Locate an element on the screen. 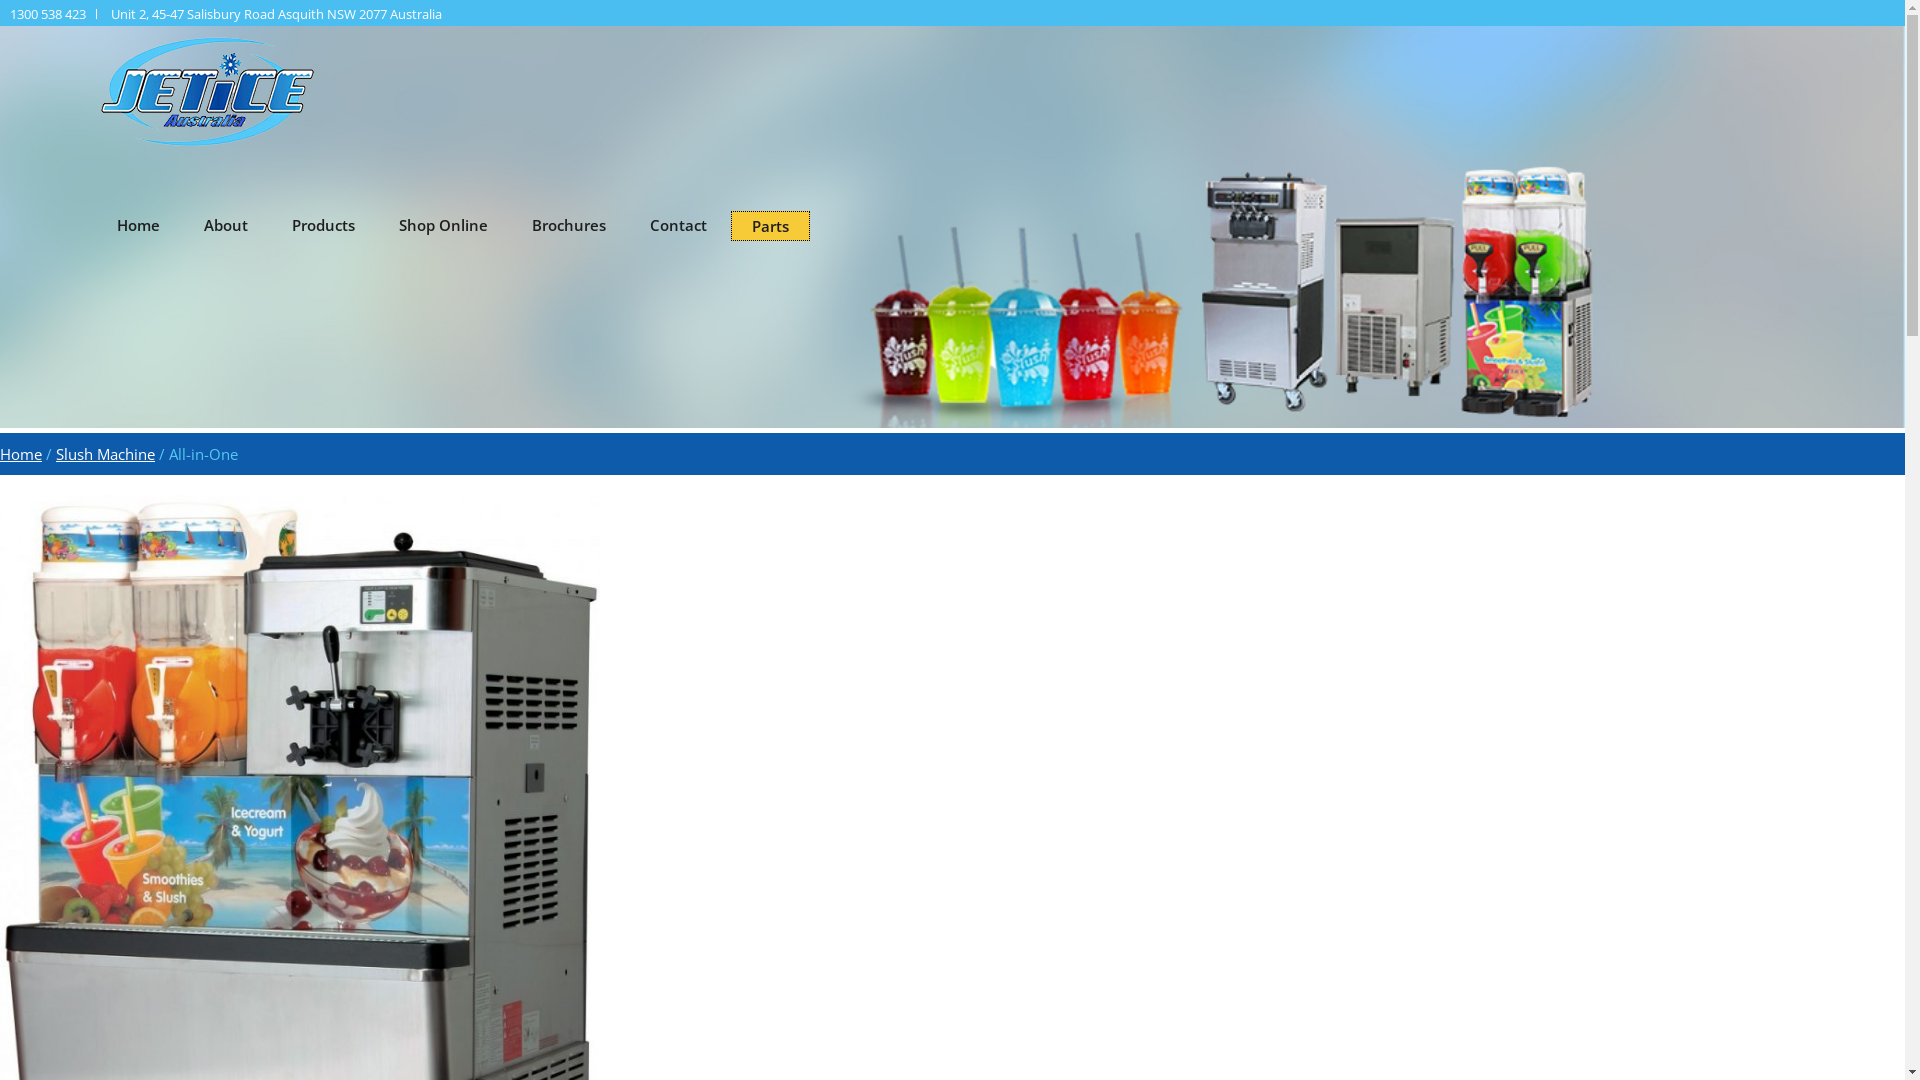  'Shop Online' is located at coordinates (442, 224).